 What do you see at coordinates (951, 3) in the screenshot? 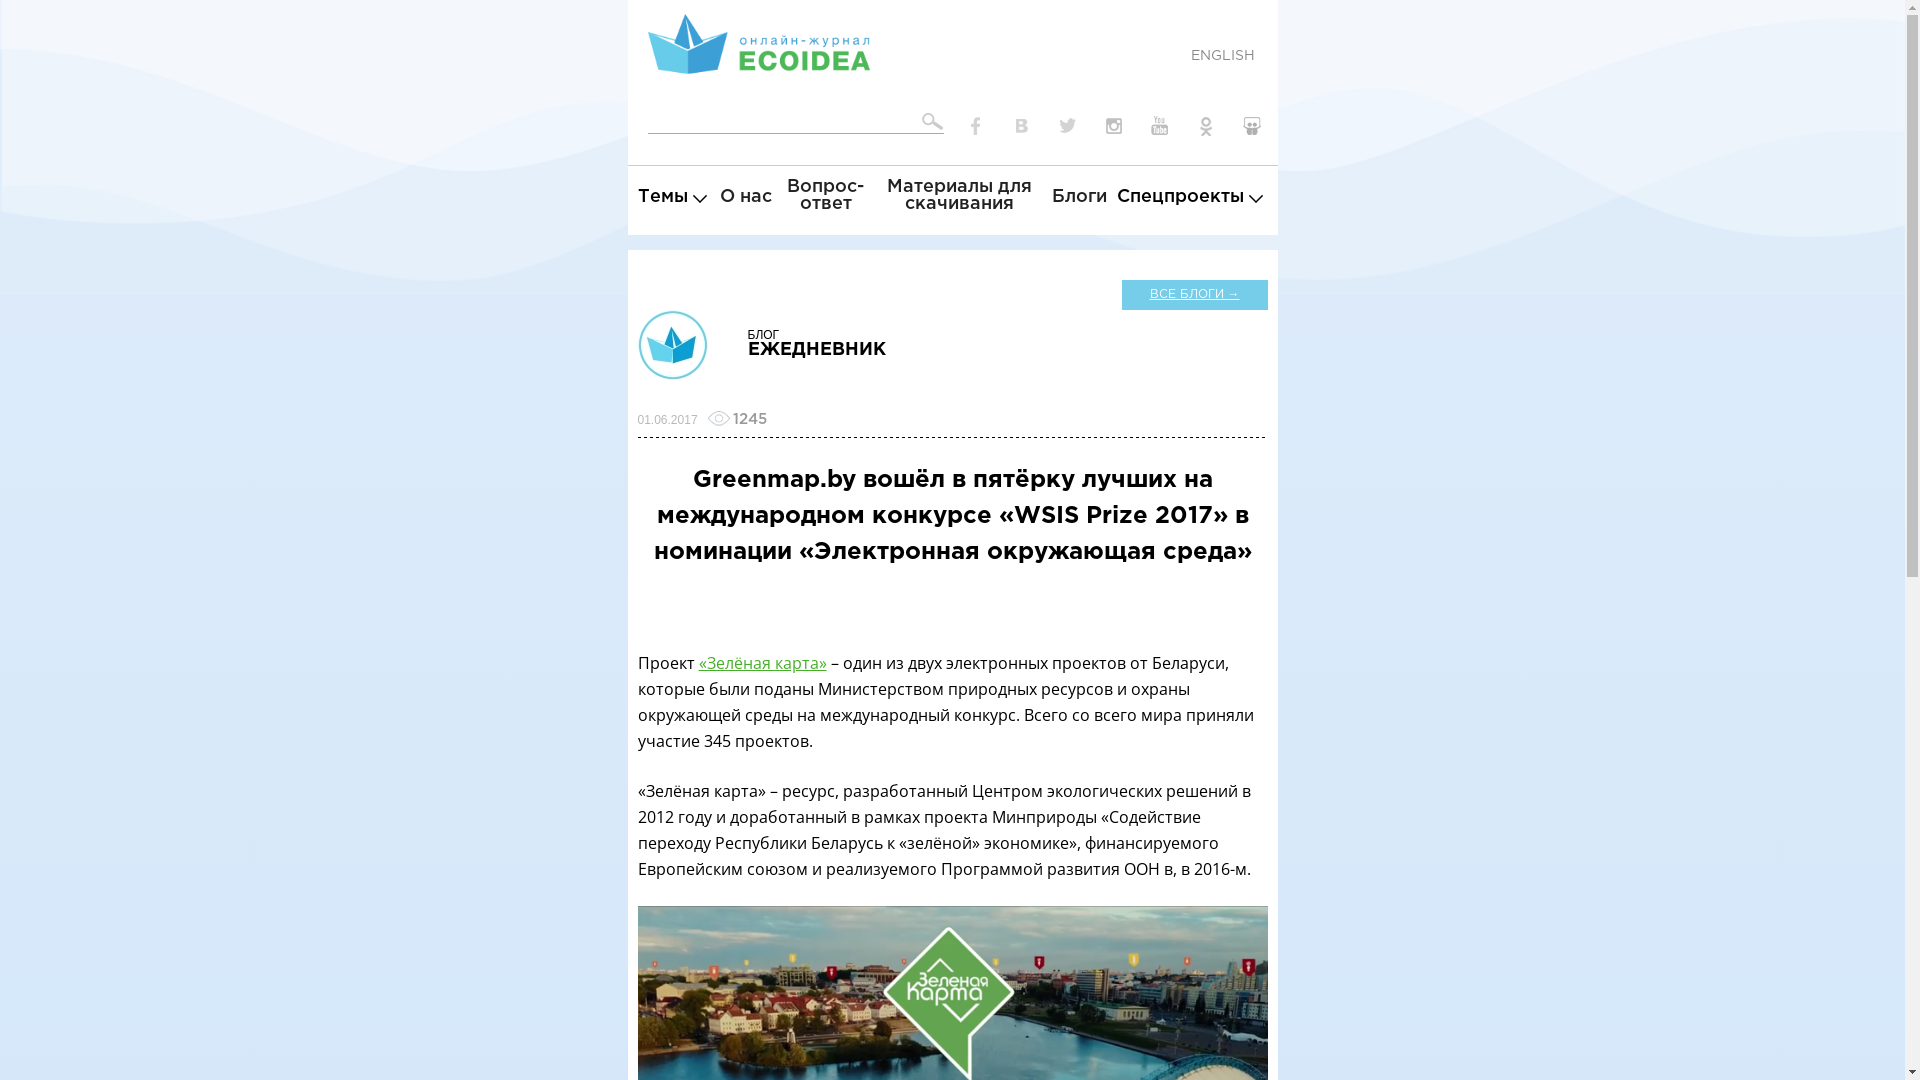
I see `'Jump to navigation'` at bounding box center [951, 3].